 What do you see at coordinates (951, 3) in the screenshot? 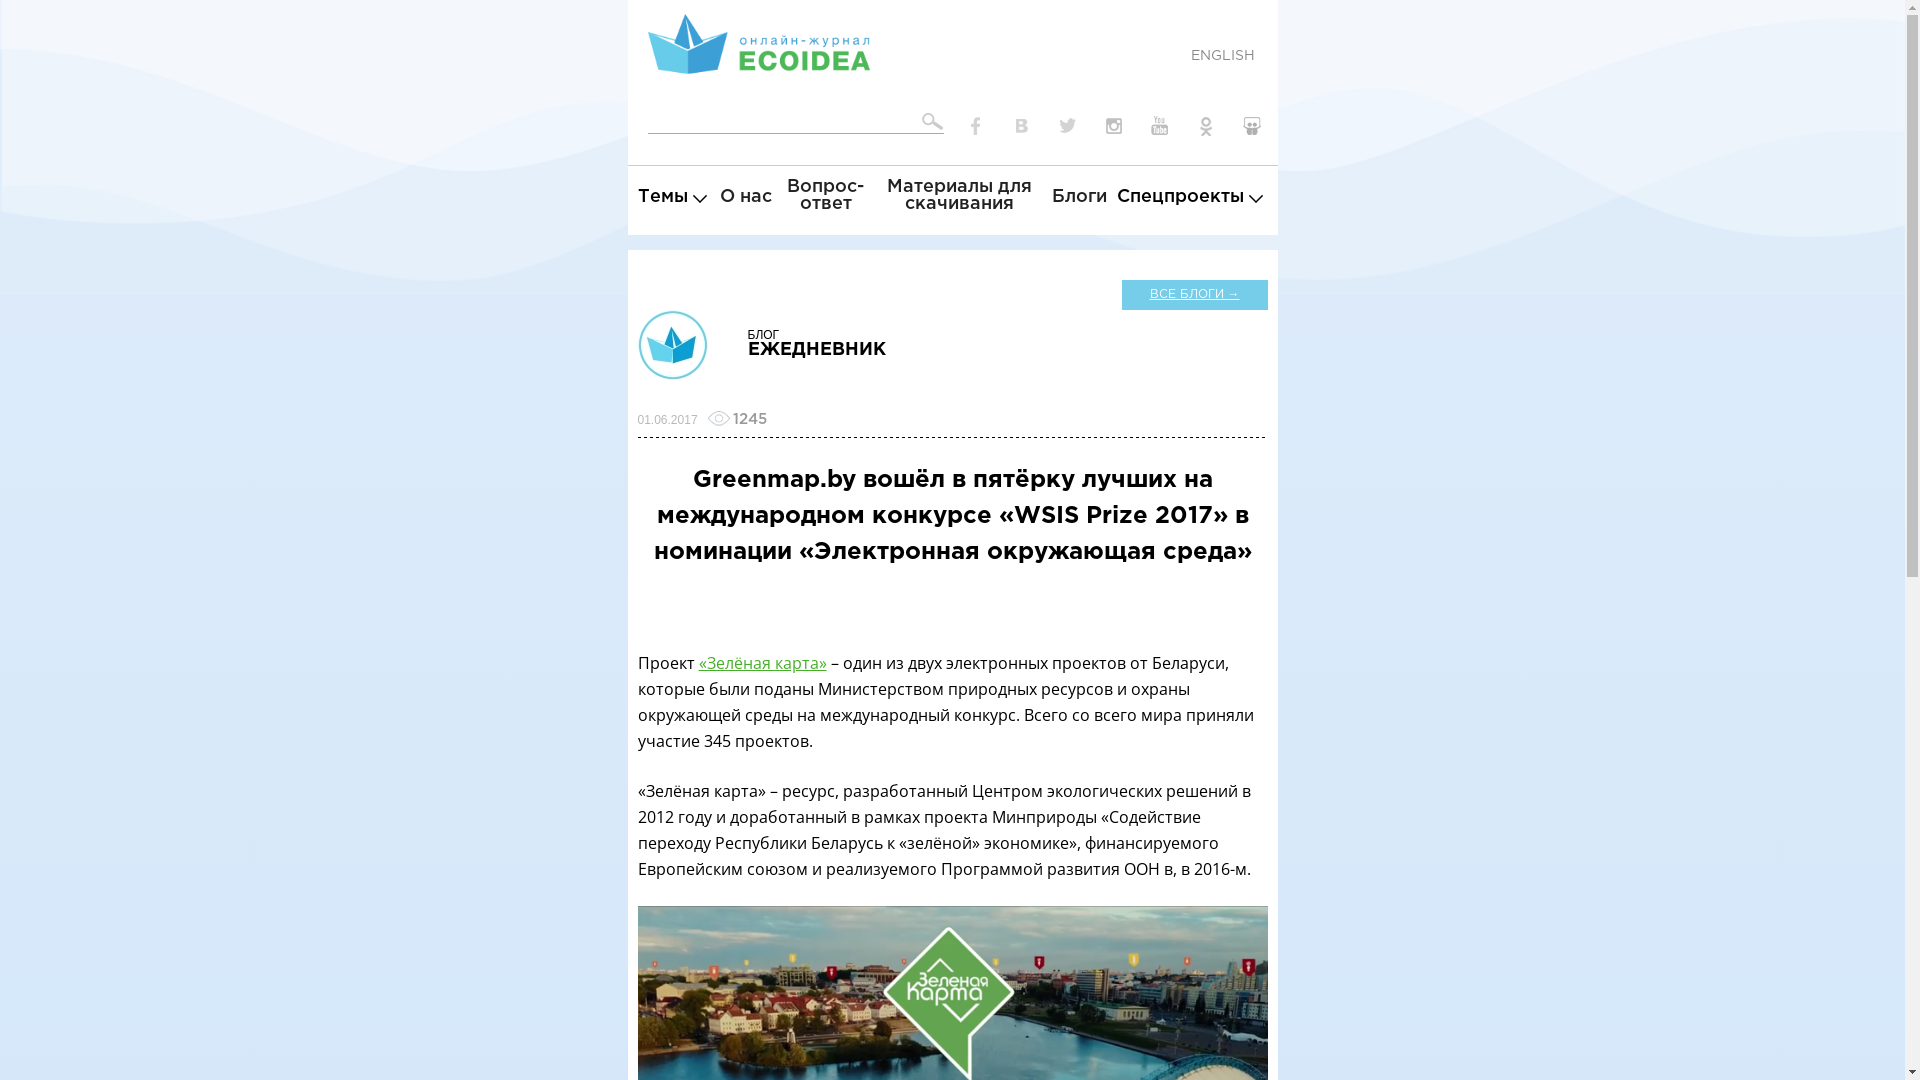
I see `'Jump to navigation'` at bounding box center [951, 3].